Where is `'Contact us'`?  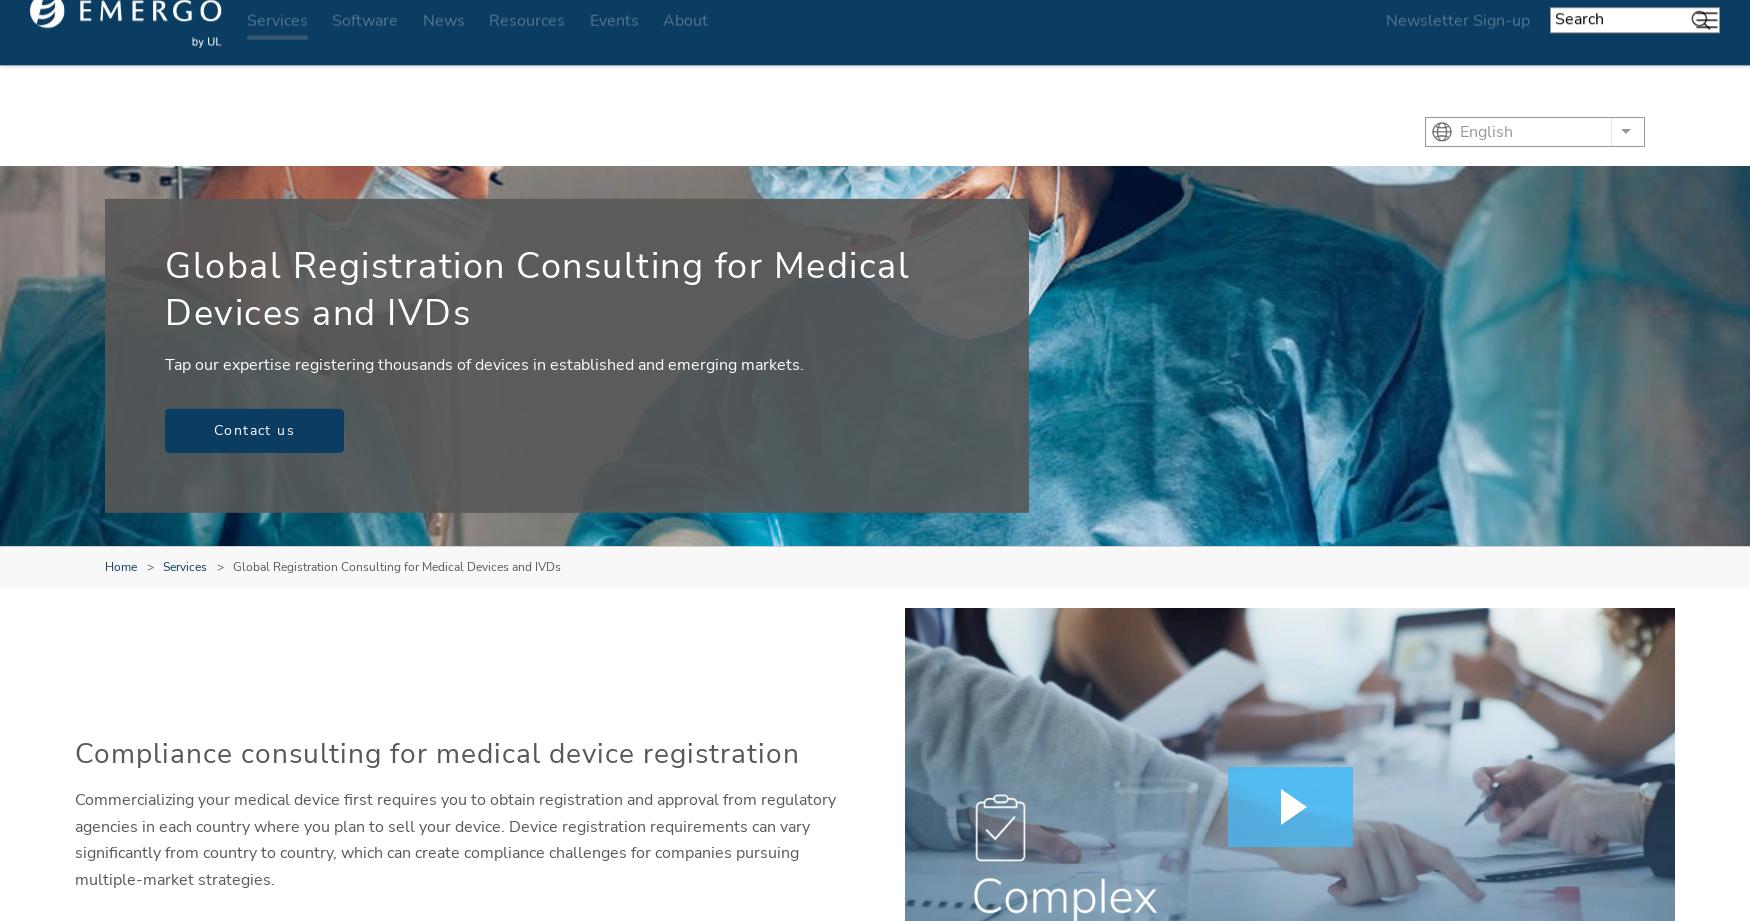
'Contact us' is located at coordinates (253, 429).